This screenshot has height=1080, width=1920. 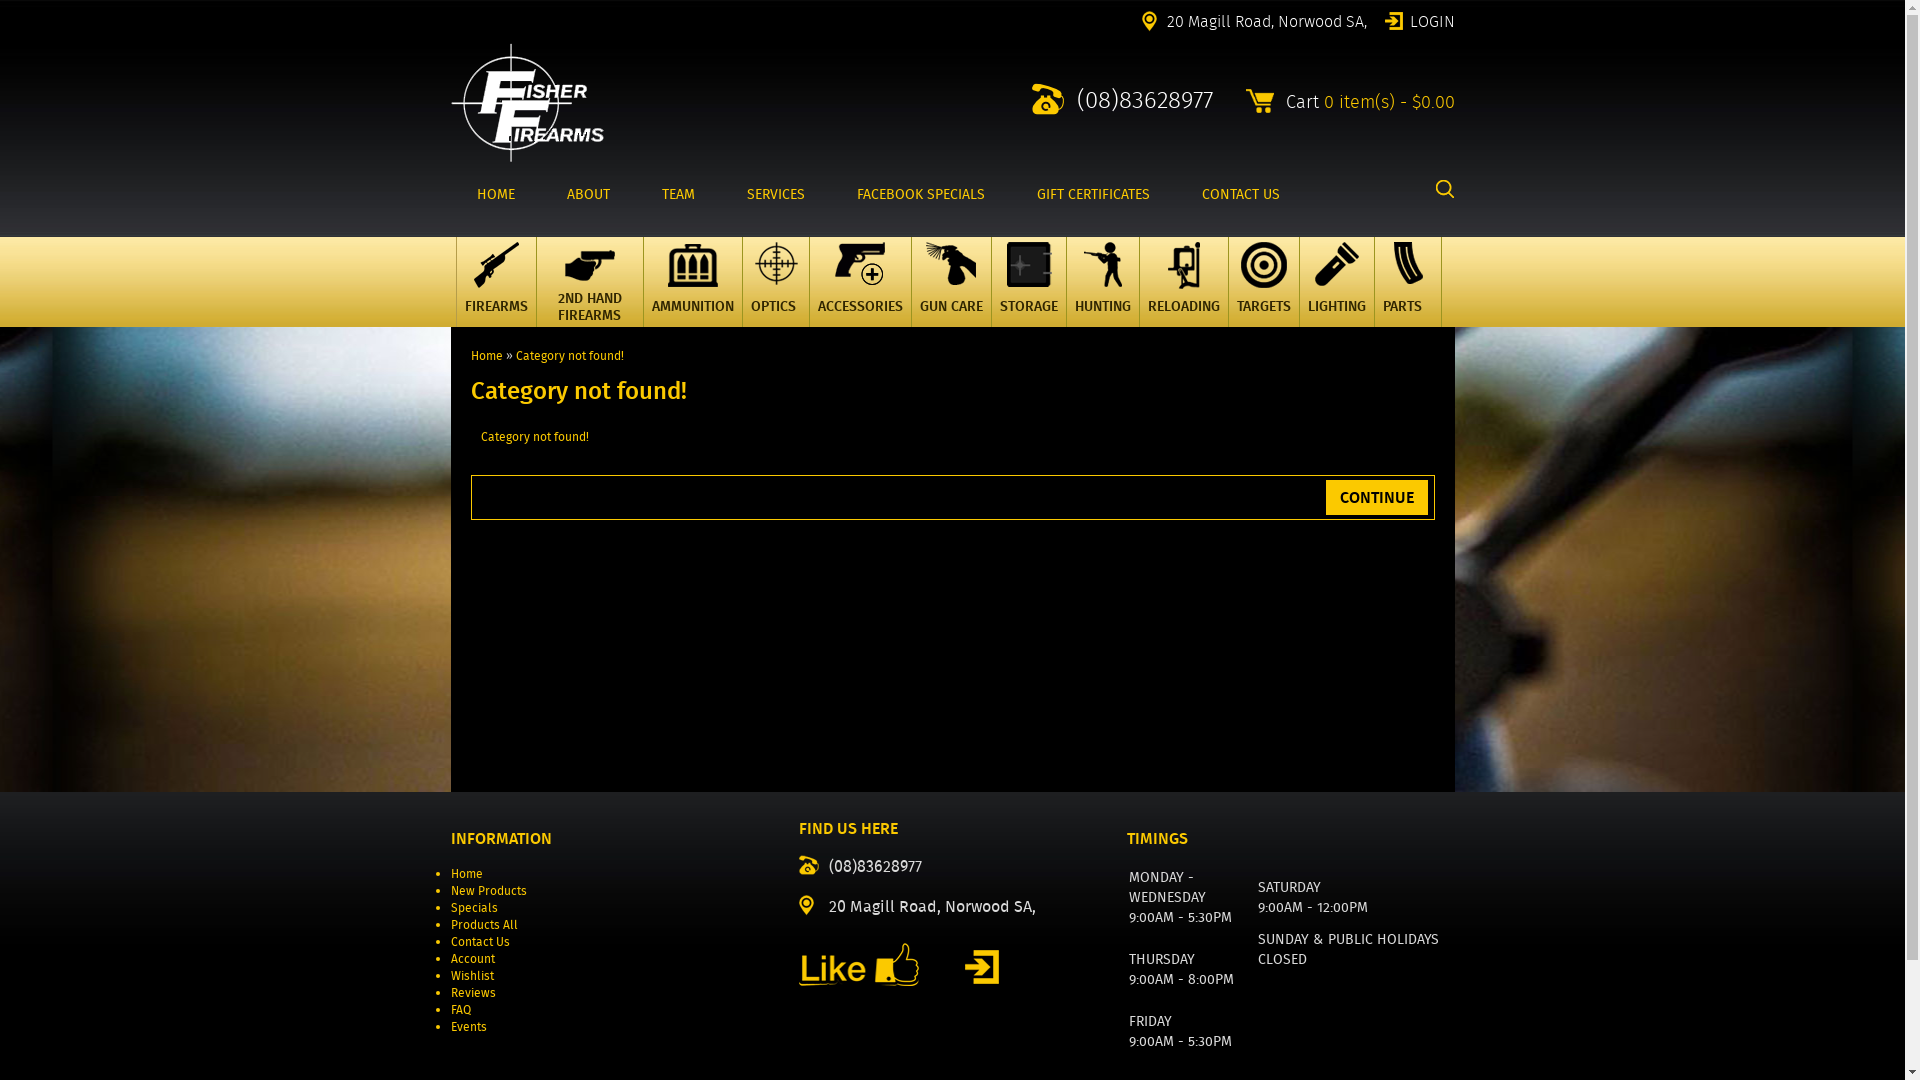 I want to click on 'Products All', so click(x=483, y=924).